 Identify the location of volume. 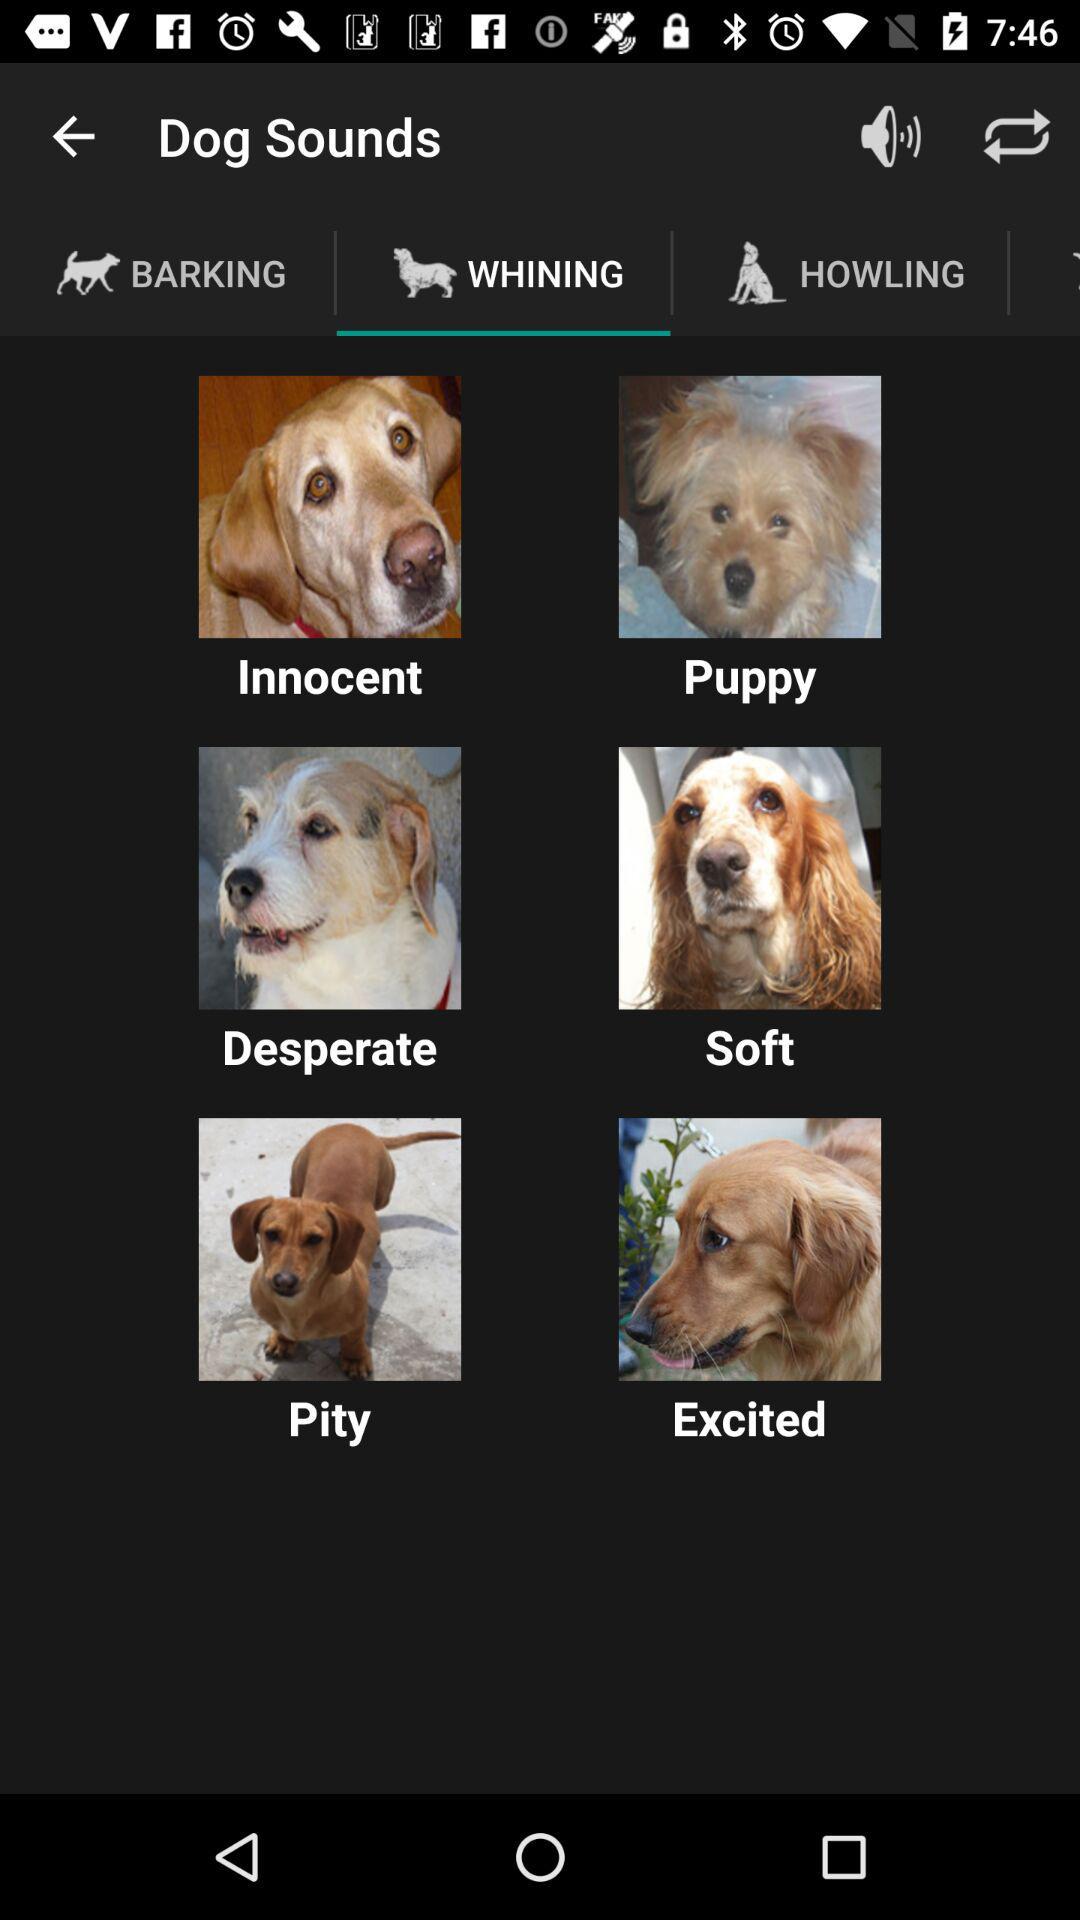
(890, 135).